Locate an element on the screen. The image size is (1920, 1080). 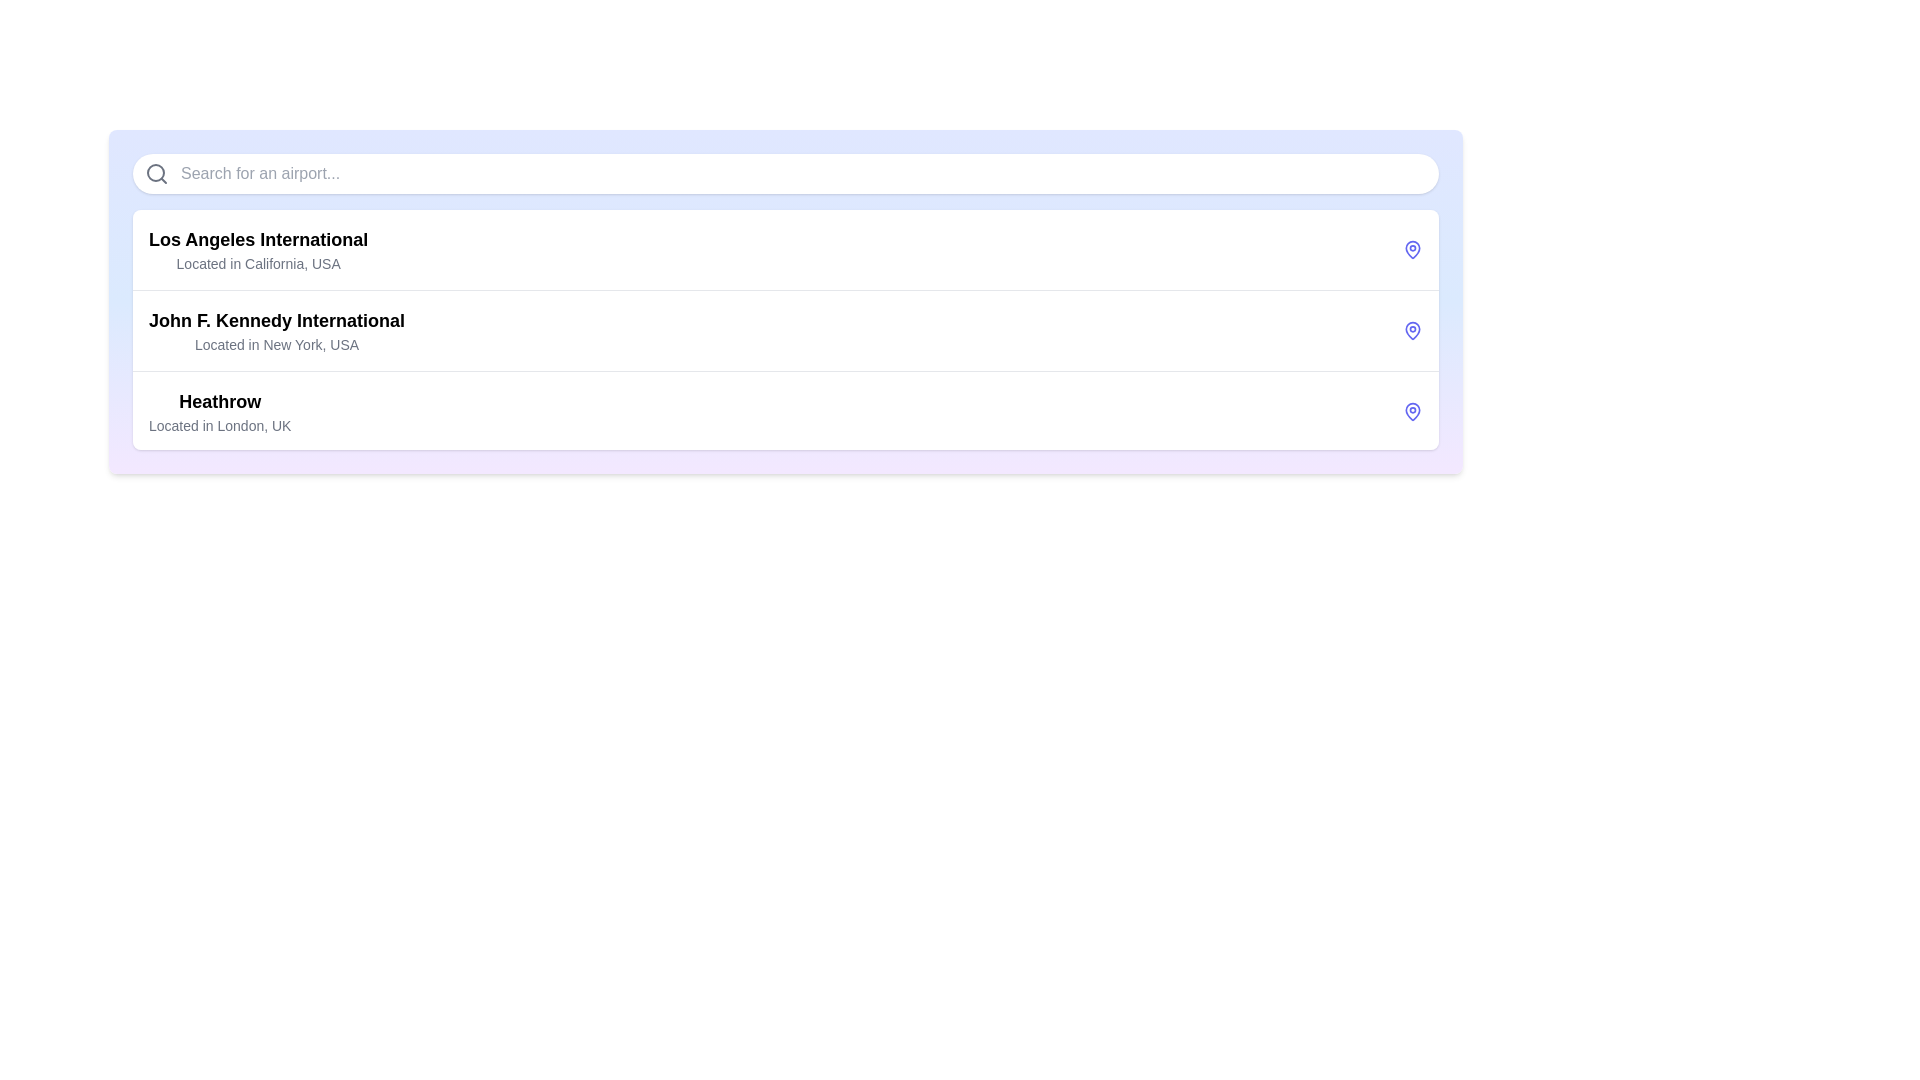
on the second list item for the airport, which is located between 'Los Angeles International' and 'Heathrow' is located at coordinates (785, 329).